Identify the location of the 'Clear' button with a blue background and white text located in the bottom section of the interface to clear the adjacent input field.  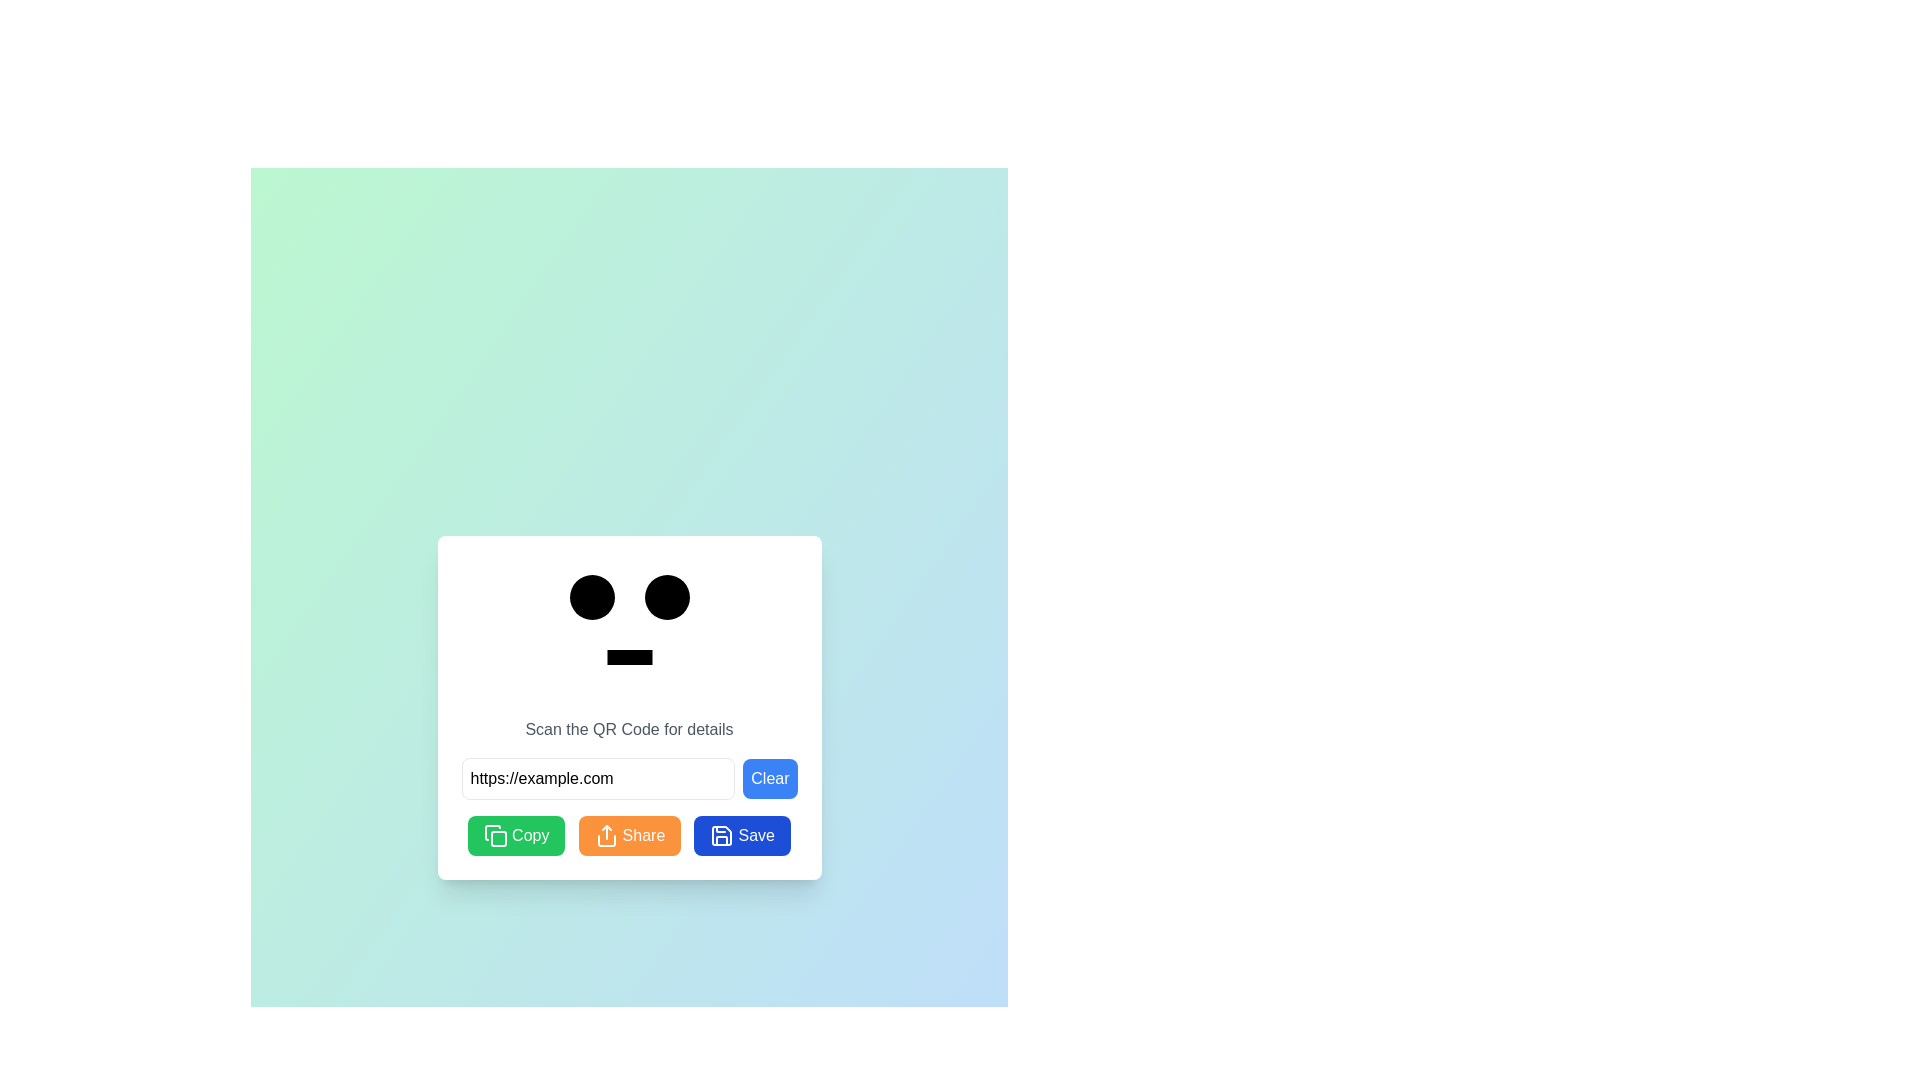
(769, 778).